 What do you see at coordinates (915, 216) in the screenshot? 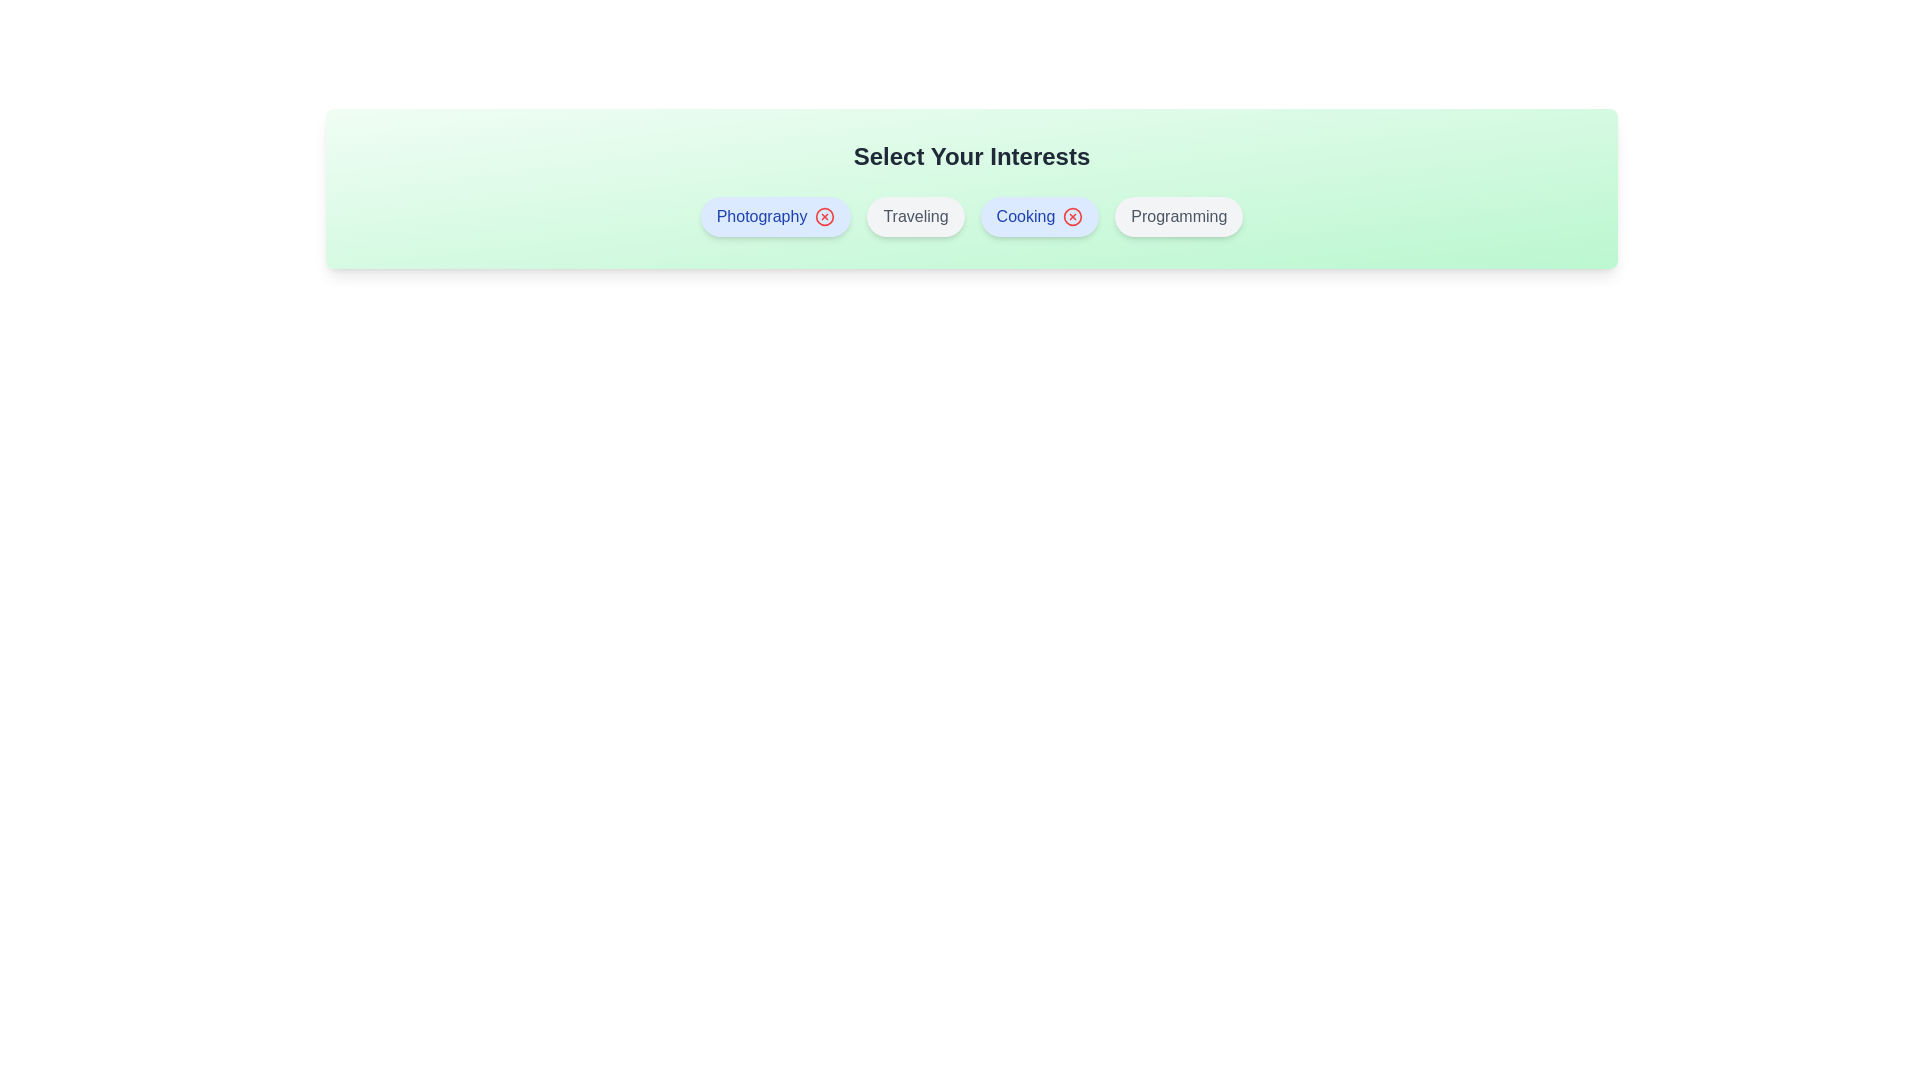
I see `the interest item Traveling` at bounding box center [915, 216].